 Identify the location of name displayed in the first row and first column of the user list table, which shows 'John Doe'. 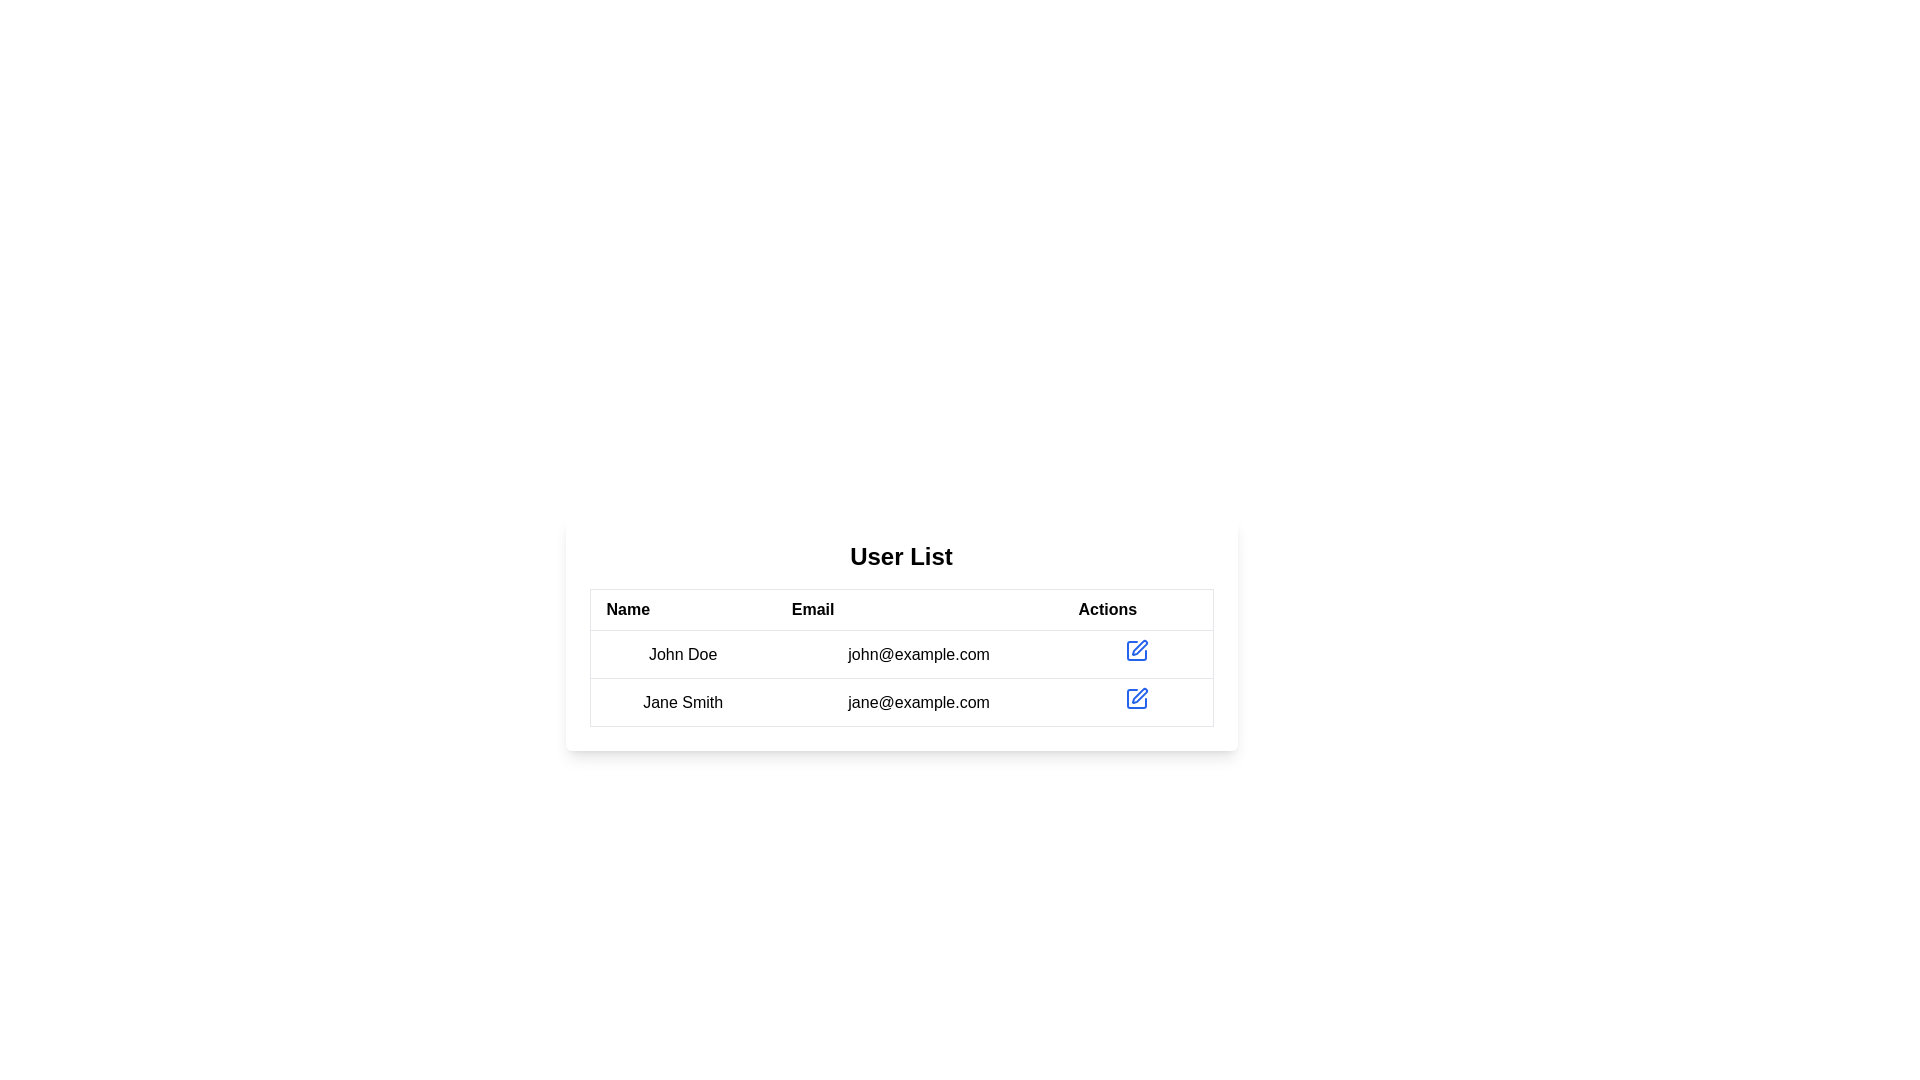
(682, 654).